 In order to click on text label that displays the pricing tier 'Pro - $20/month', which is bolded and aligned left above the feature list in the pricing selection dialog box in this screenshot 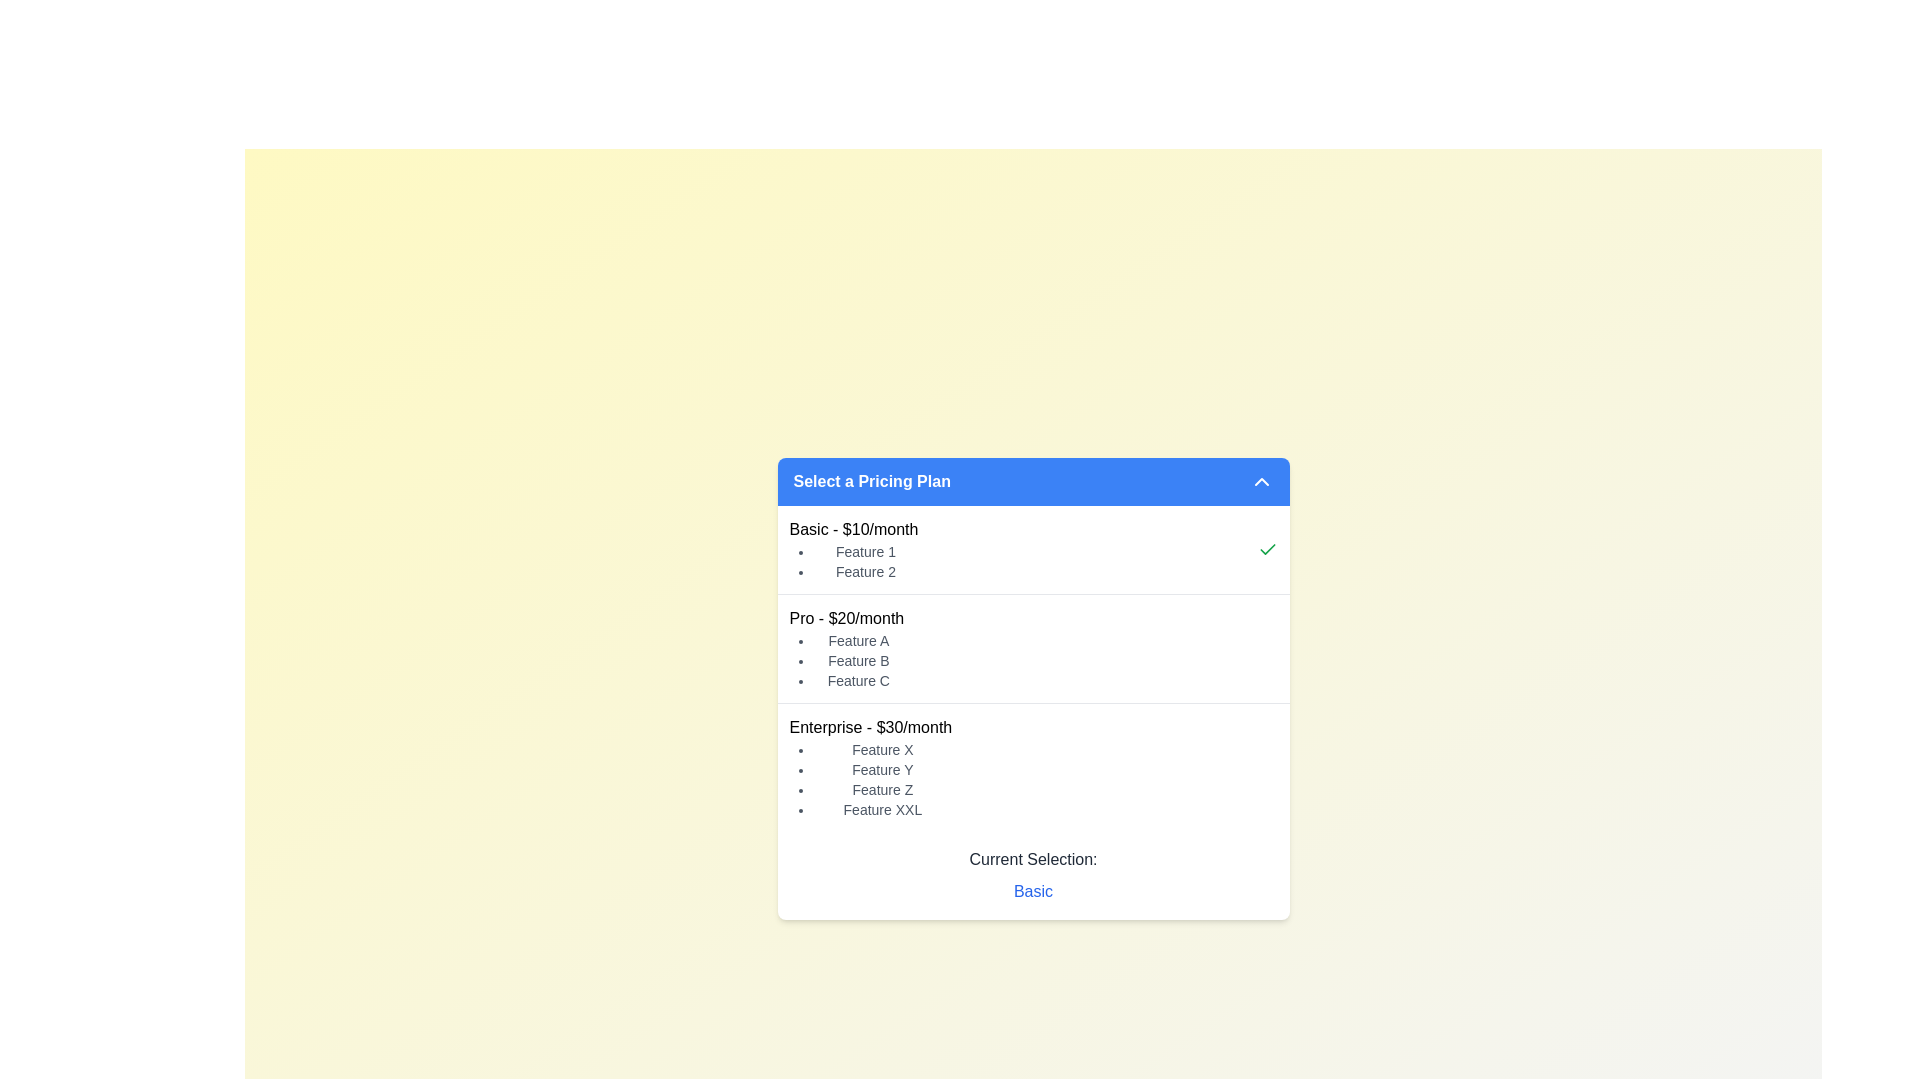, I will do `click(846, 617)`.